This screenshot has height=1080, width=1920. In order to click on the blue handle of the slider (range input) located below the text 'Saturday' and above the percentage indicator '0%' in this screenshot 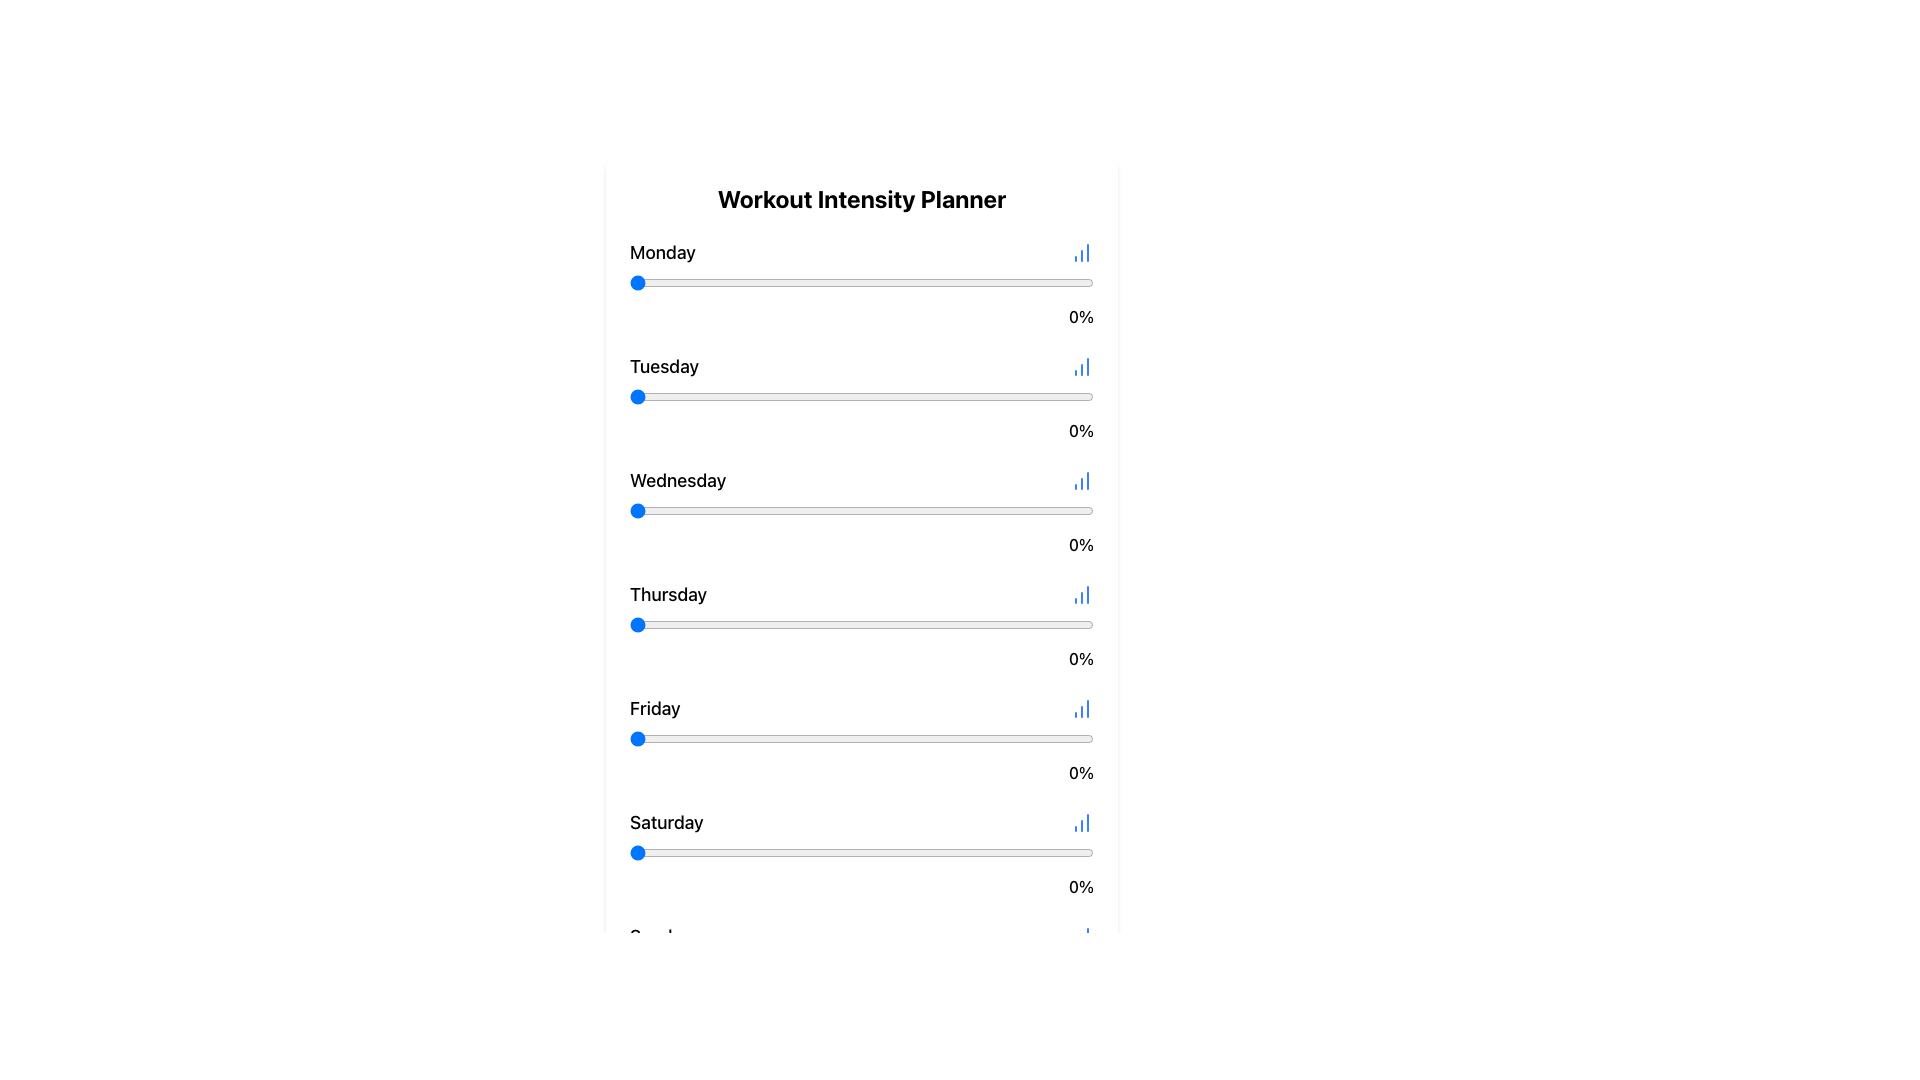, I will do `click(862, 852)`.